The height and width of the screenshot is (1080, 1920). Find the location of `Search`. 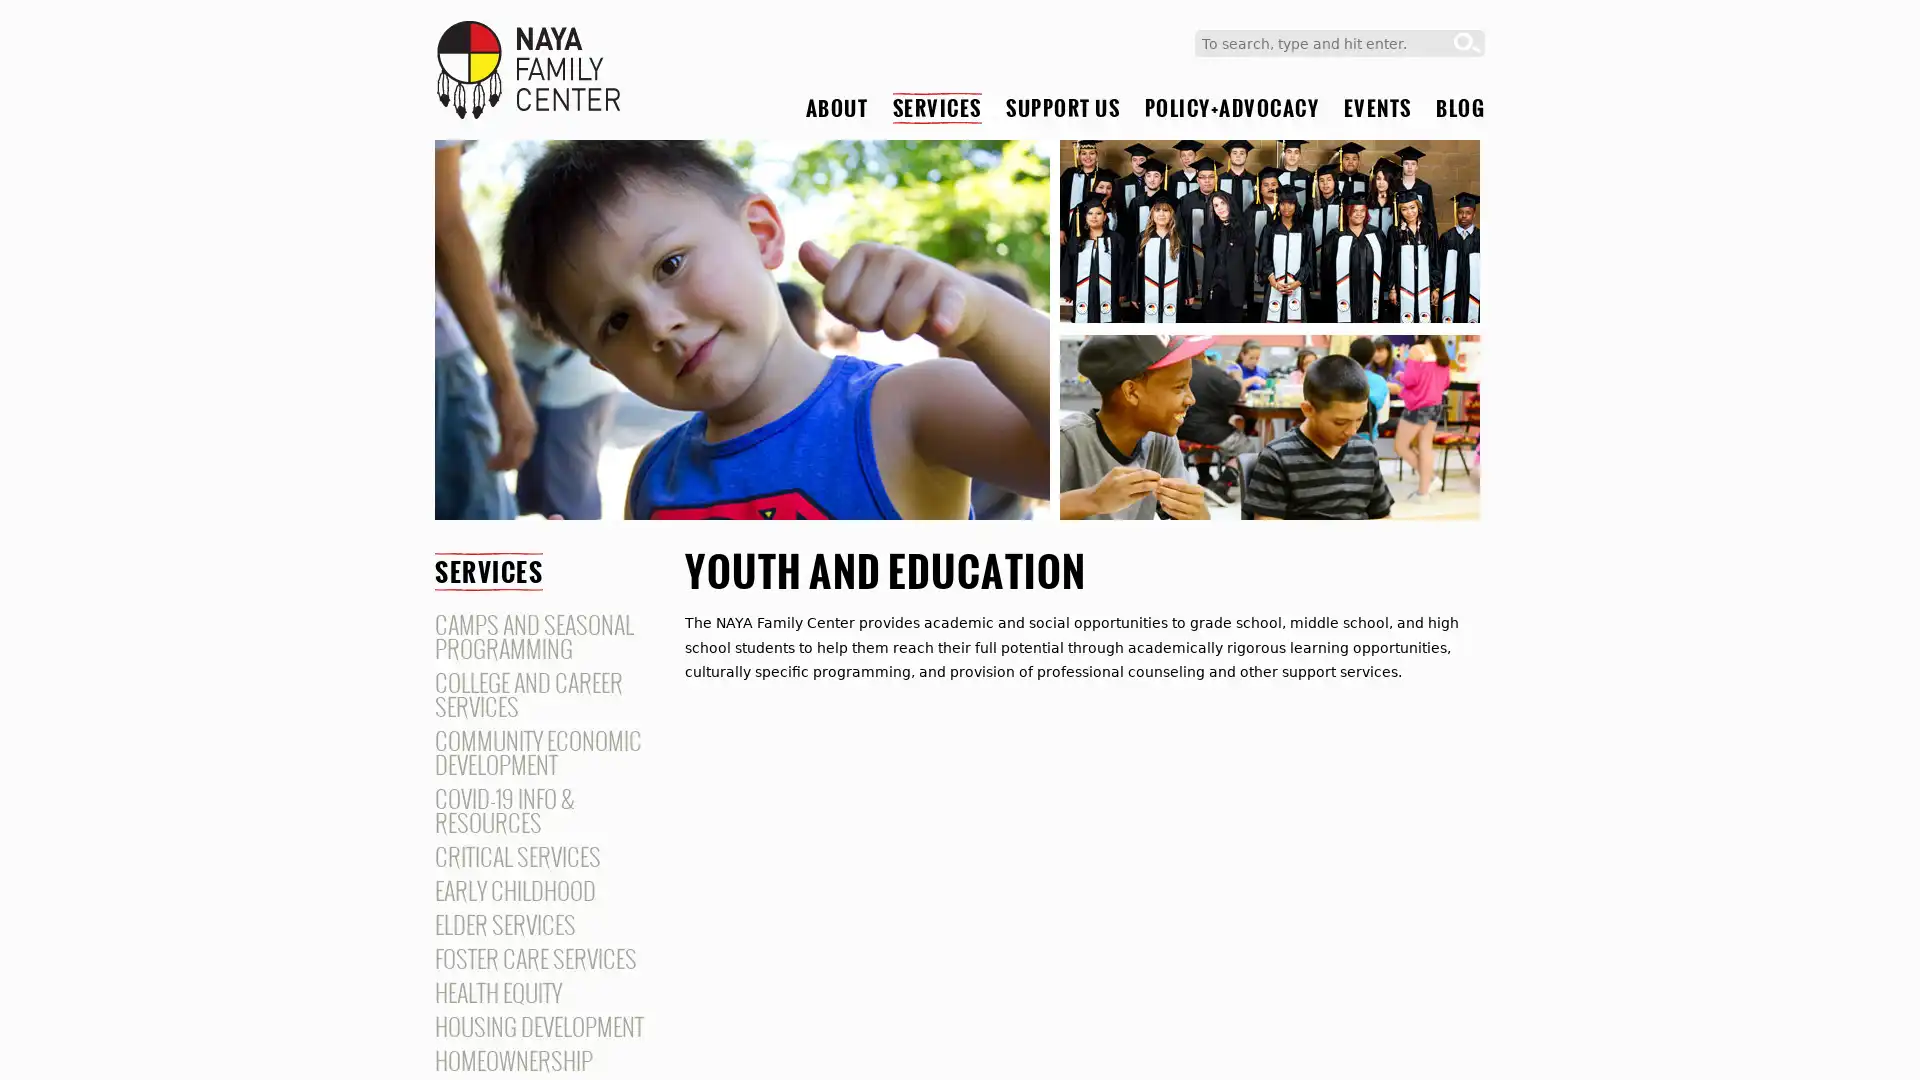

Search is located at coordinates (1467, 43).